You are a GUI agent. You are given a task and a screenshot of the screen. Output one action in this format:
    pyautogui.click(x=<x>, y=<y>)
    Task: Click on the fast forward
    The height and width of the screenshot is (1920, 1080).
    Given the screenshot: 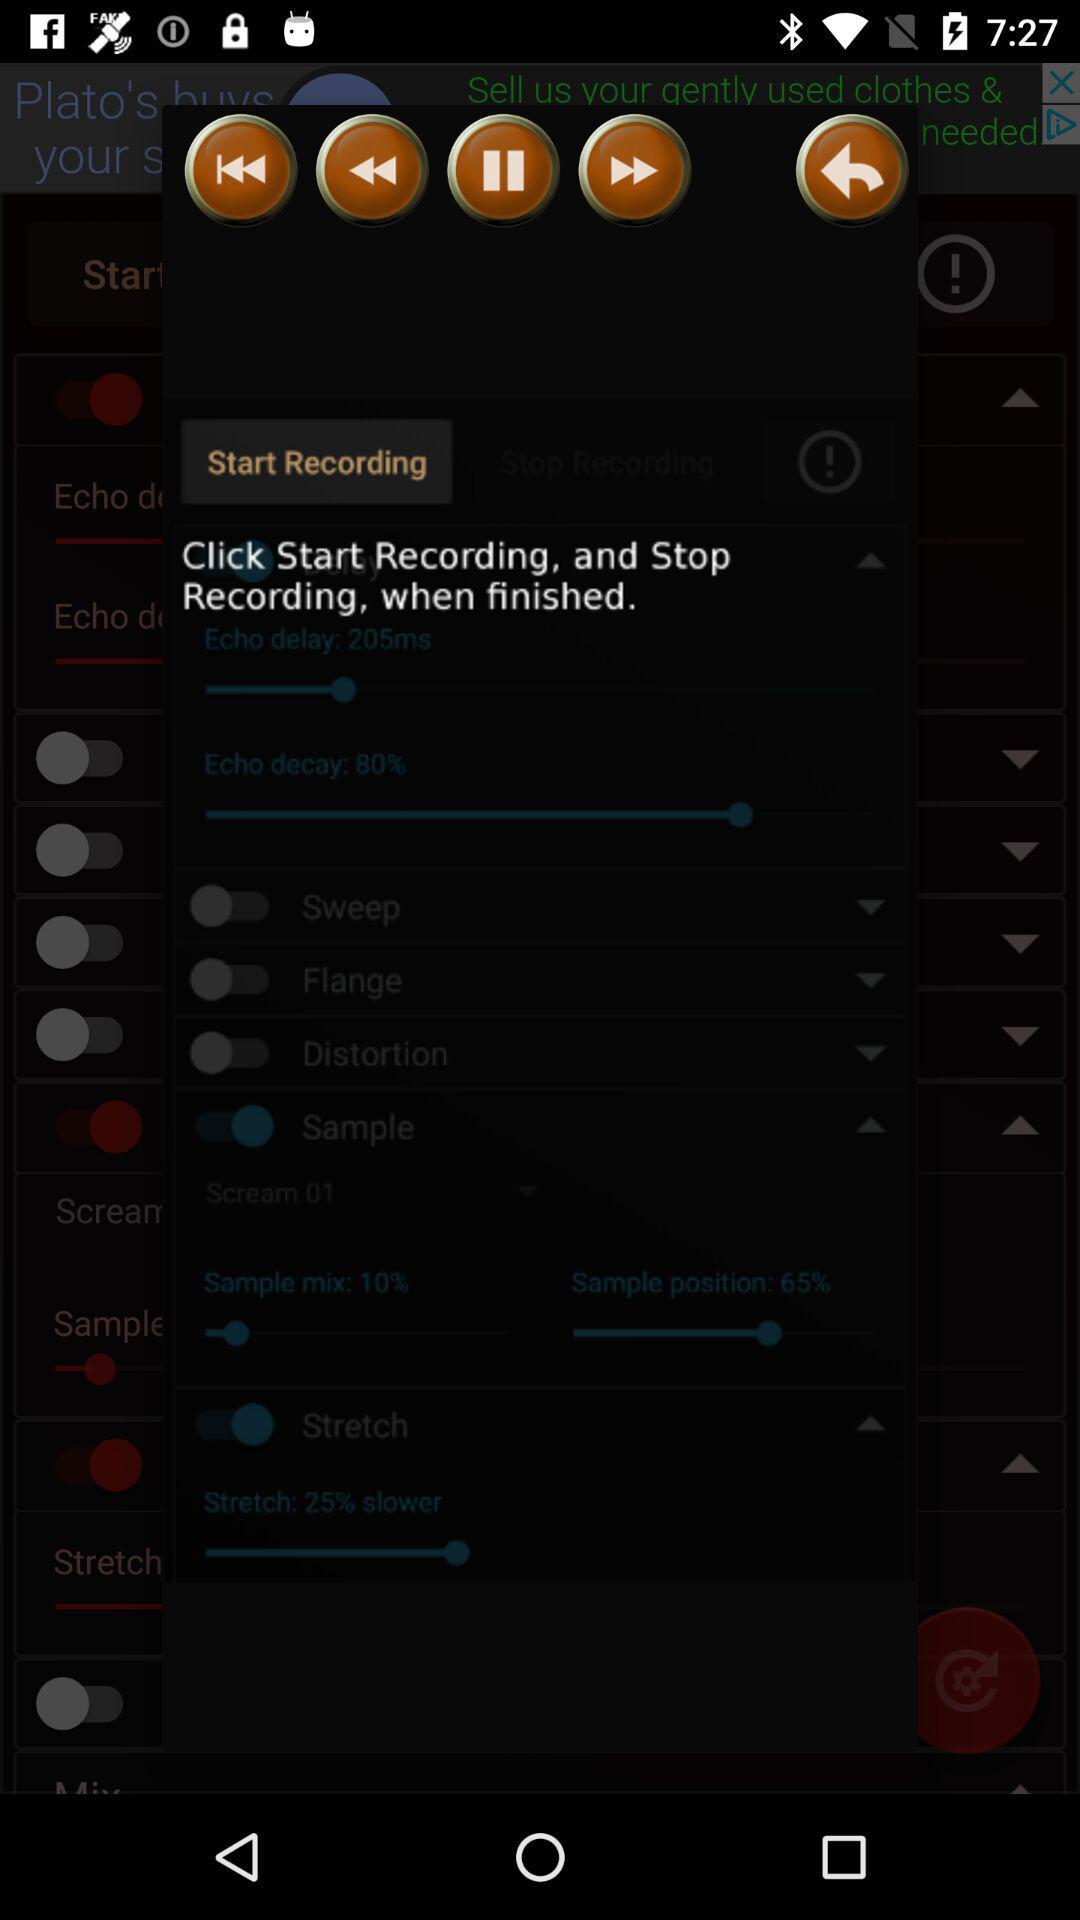 What is the action you would take?
    pyautogui.click(x=634, y=170)
    